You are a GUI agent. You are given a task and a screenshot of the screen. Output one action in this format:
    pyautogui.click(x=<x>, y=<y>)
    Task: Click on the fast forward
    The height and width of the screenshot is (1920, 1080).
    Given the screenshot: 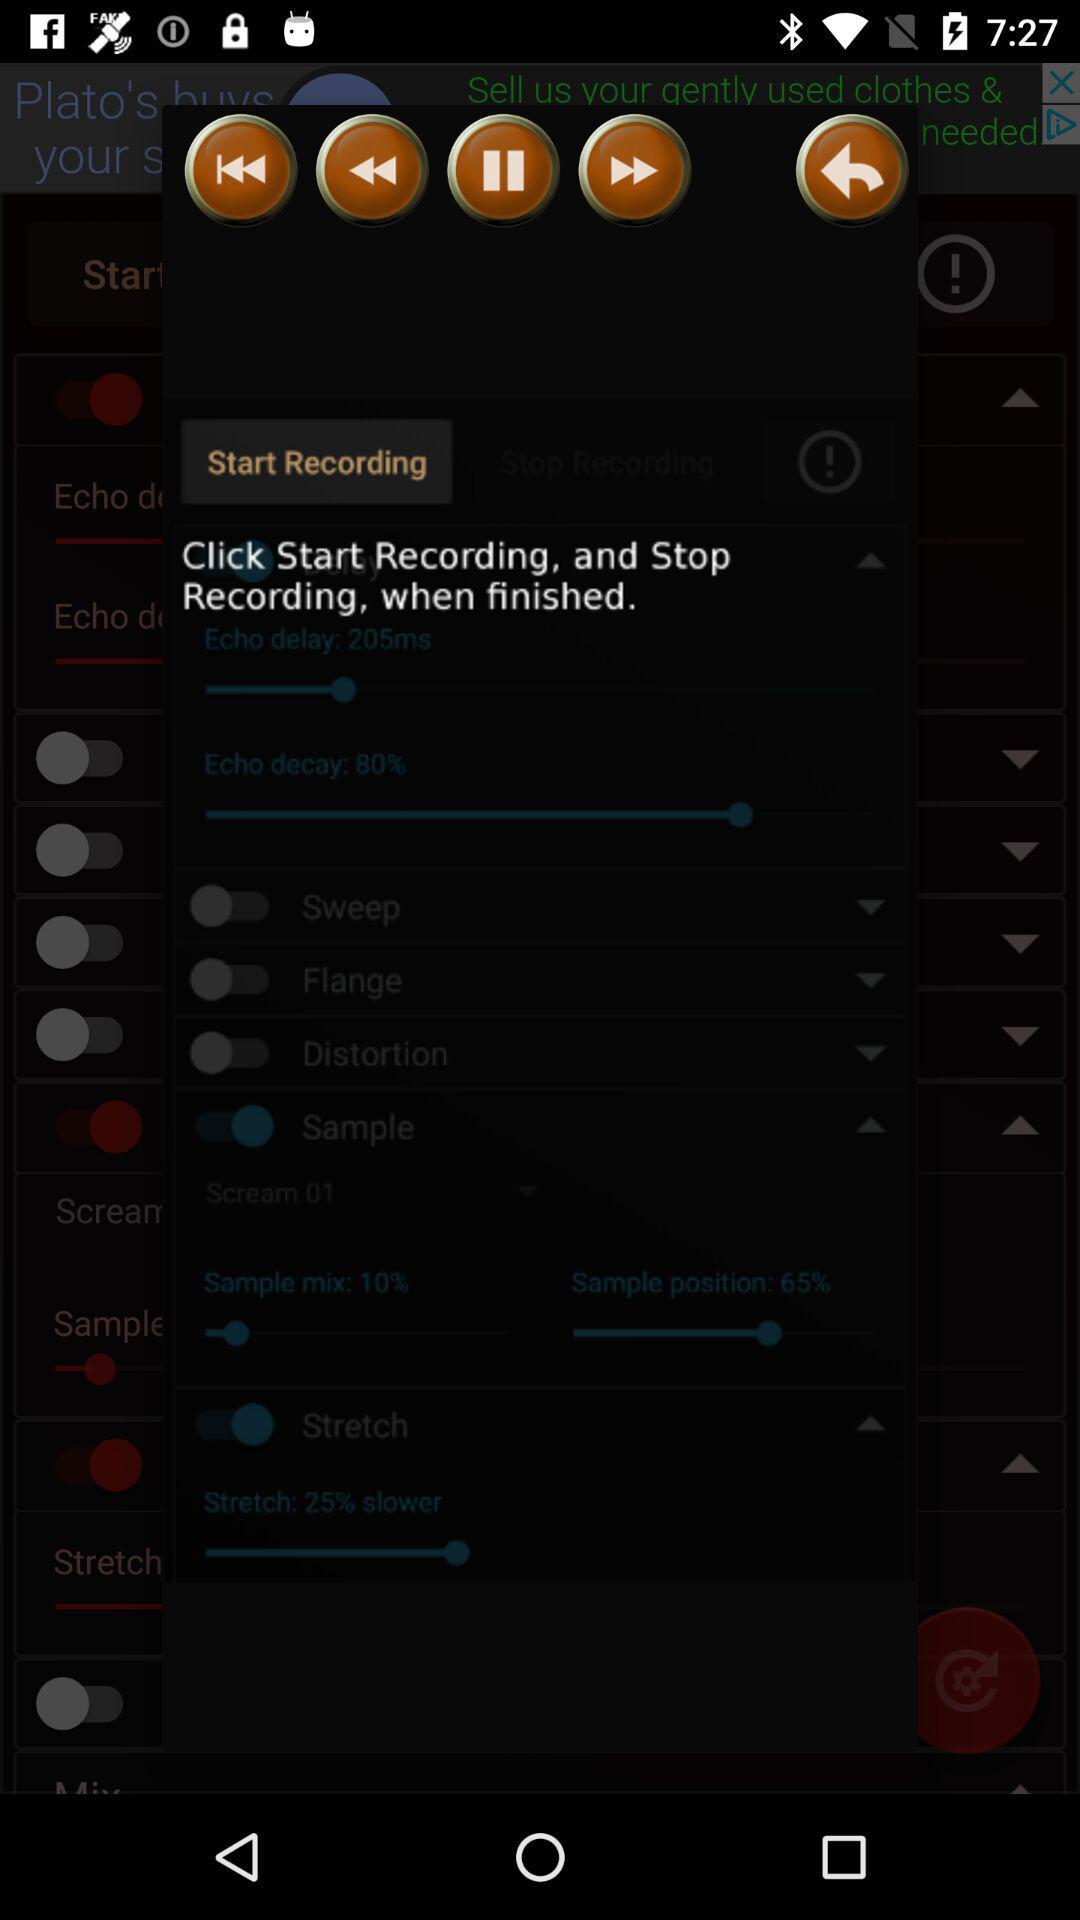 What is the action you would take?
    pyautogui.click(x=634, y=170)
    